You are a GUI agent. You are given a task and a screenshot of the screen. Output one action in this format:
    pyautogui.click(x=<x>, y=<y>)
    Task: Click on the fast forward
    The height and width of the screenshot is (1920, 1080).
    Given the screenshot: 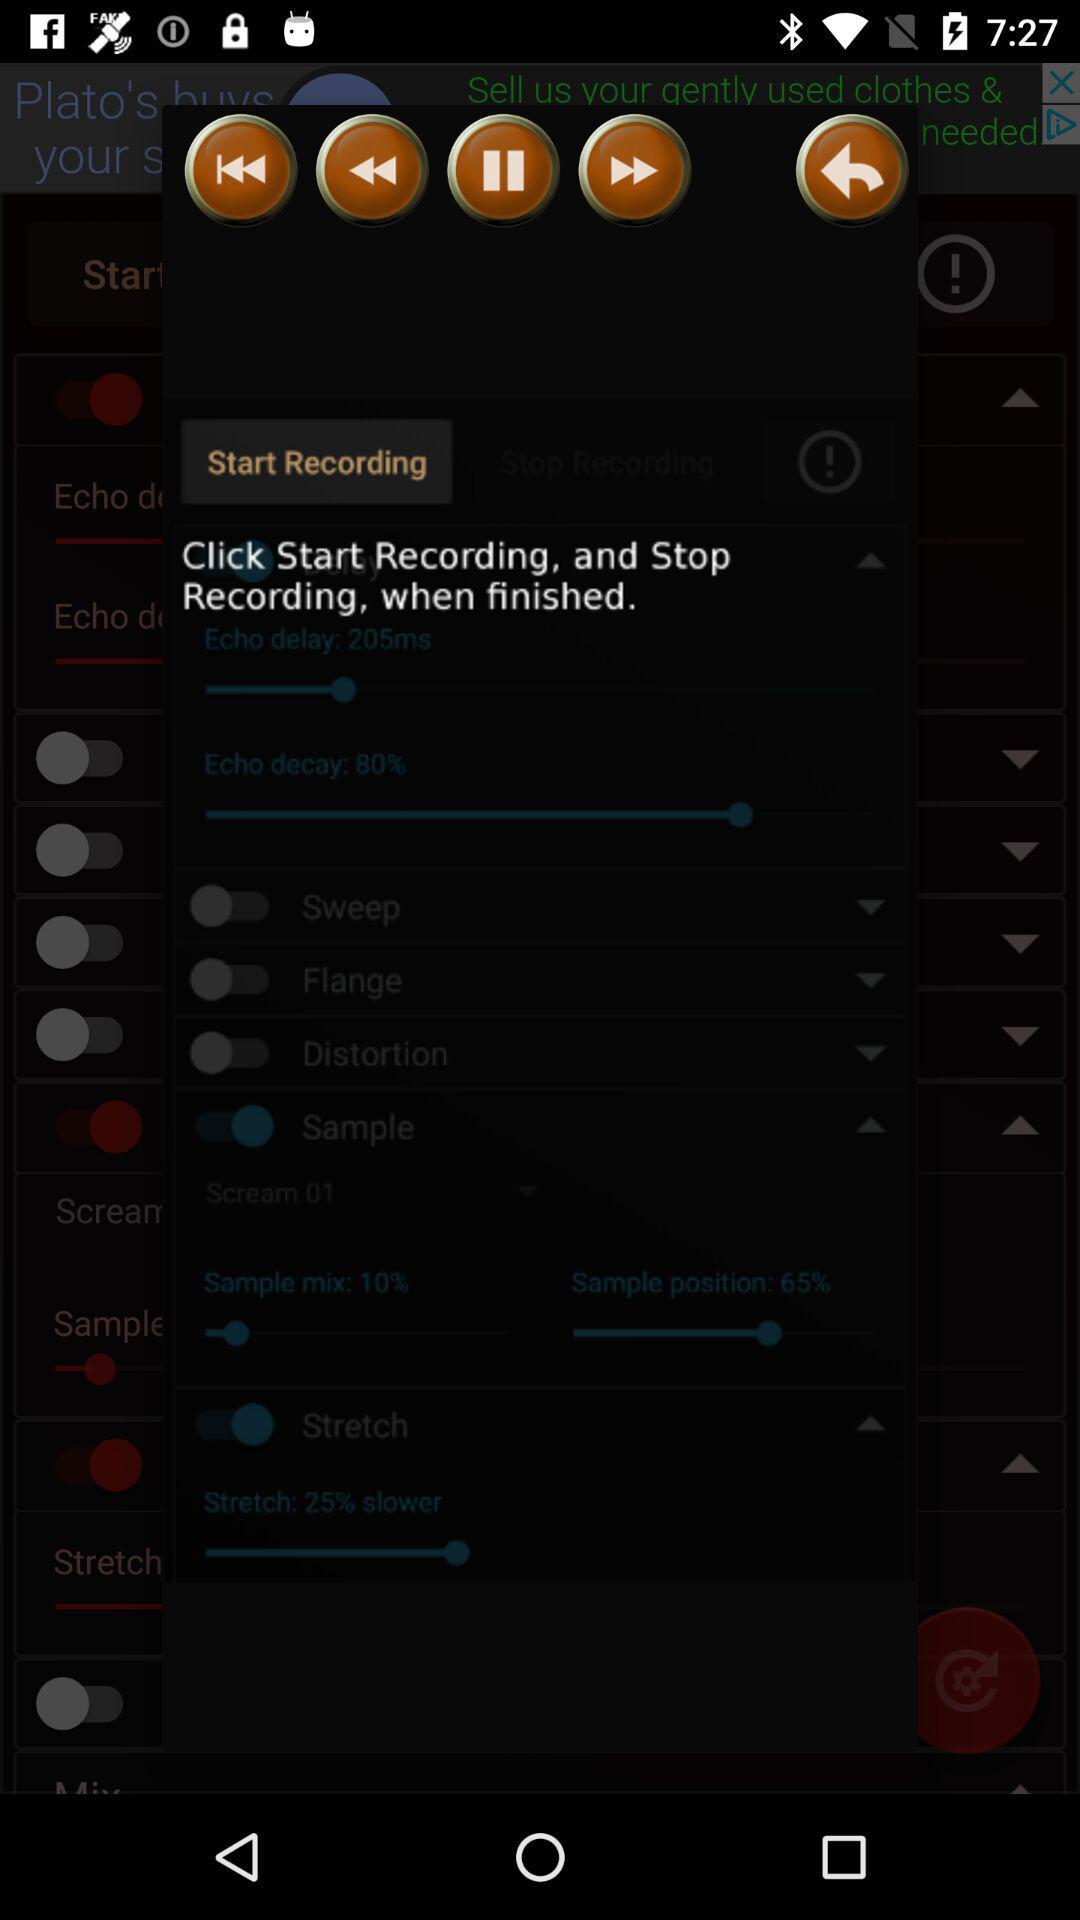 What is the action you would take?
    pyautogui.click(x=634, y=170)
    